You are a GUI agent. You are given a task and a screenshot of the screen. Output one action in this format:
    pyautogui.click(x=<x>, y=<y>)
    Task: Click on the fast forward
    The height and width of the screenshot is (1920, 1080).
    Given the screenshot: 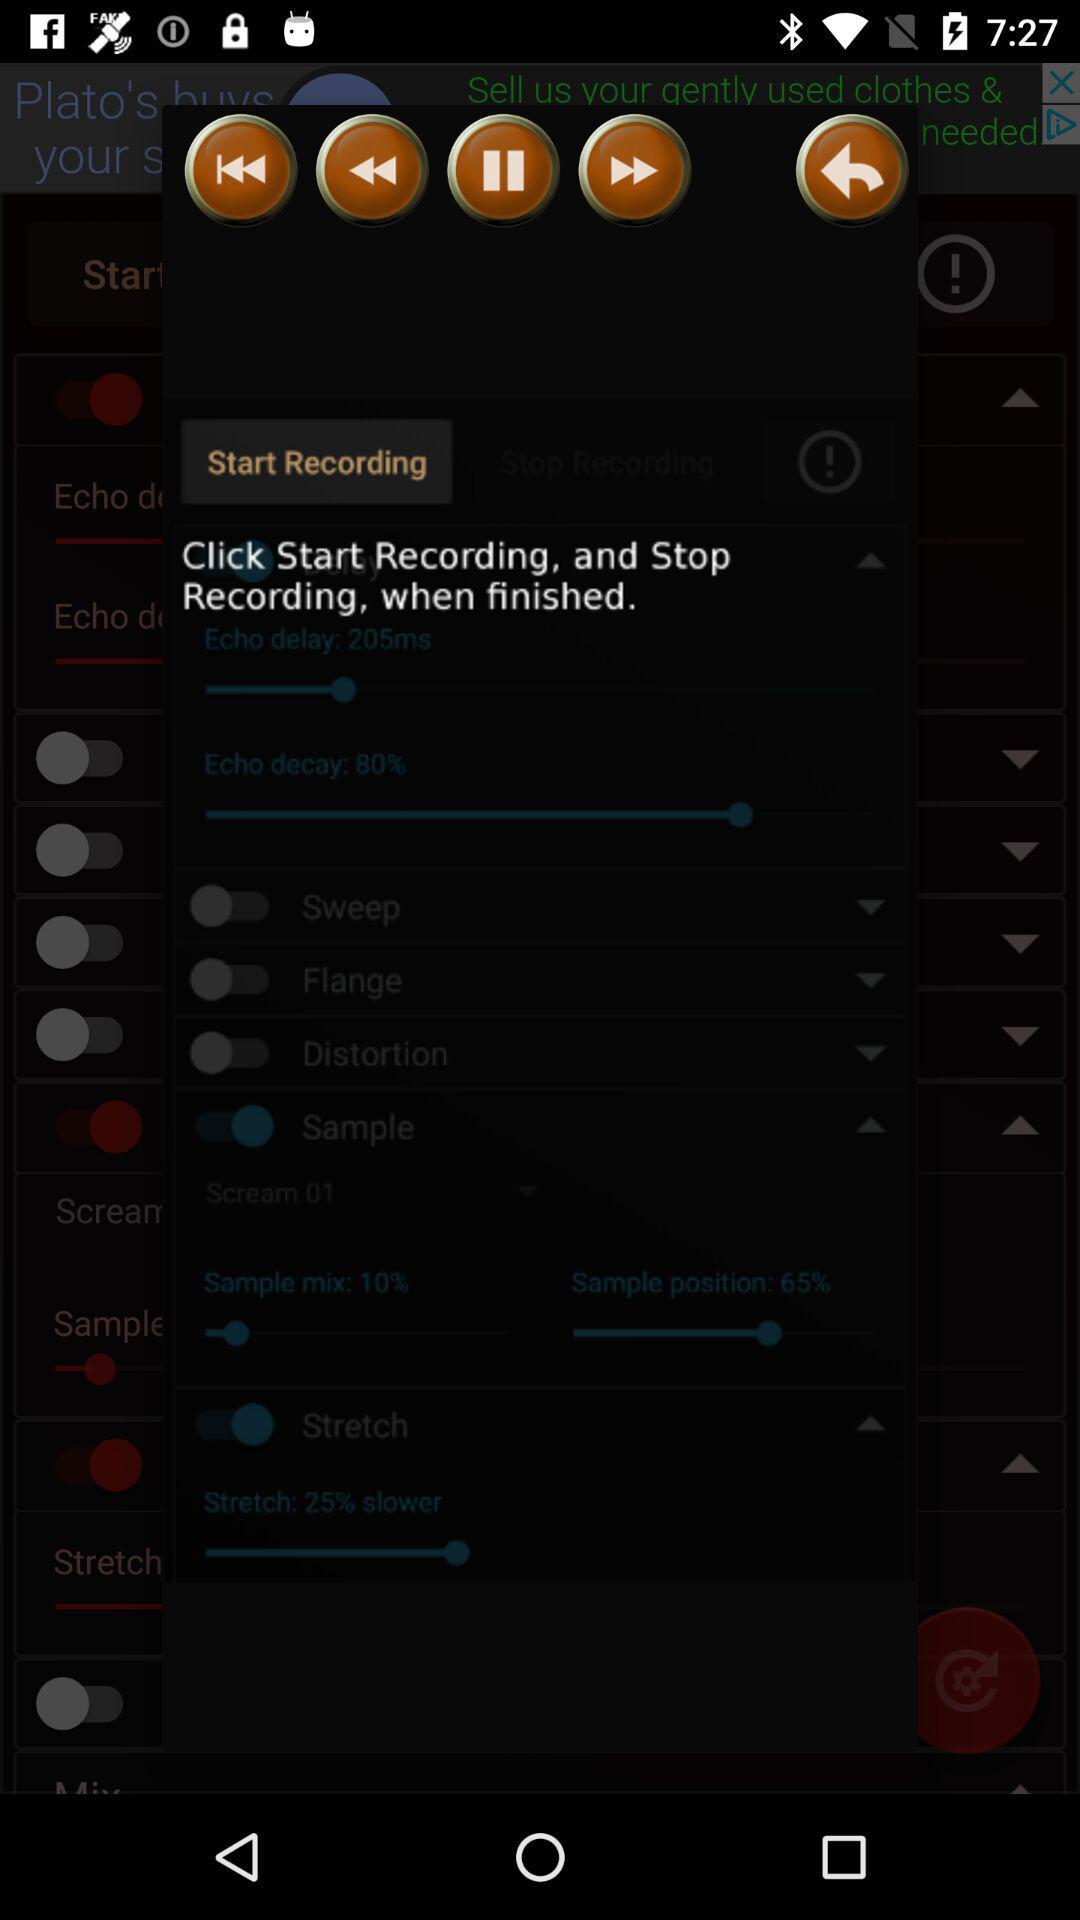 What is the action you would take?
    pyautogui.click(x=634, y=170)
    